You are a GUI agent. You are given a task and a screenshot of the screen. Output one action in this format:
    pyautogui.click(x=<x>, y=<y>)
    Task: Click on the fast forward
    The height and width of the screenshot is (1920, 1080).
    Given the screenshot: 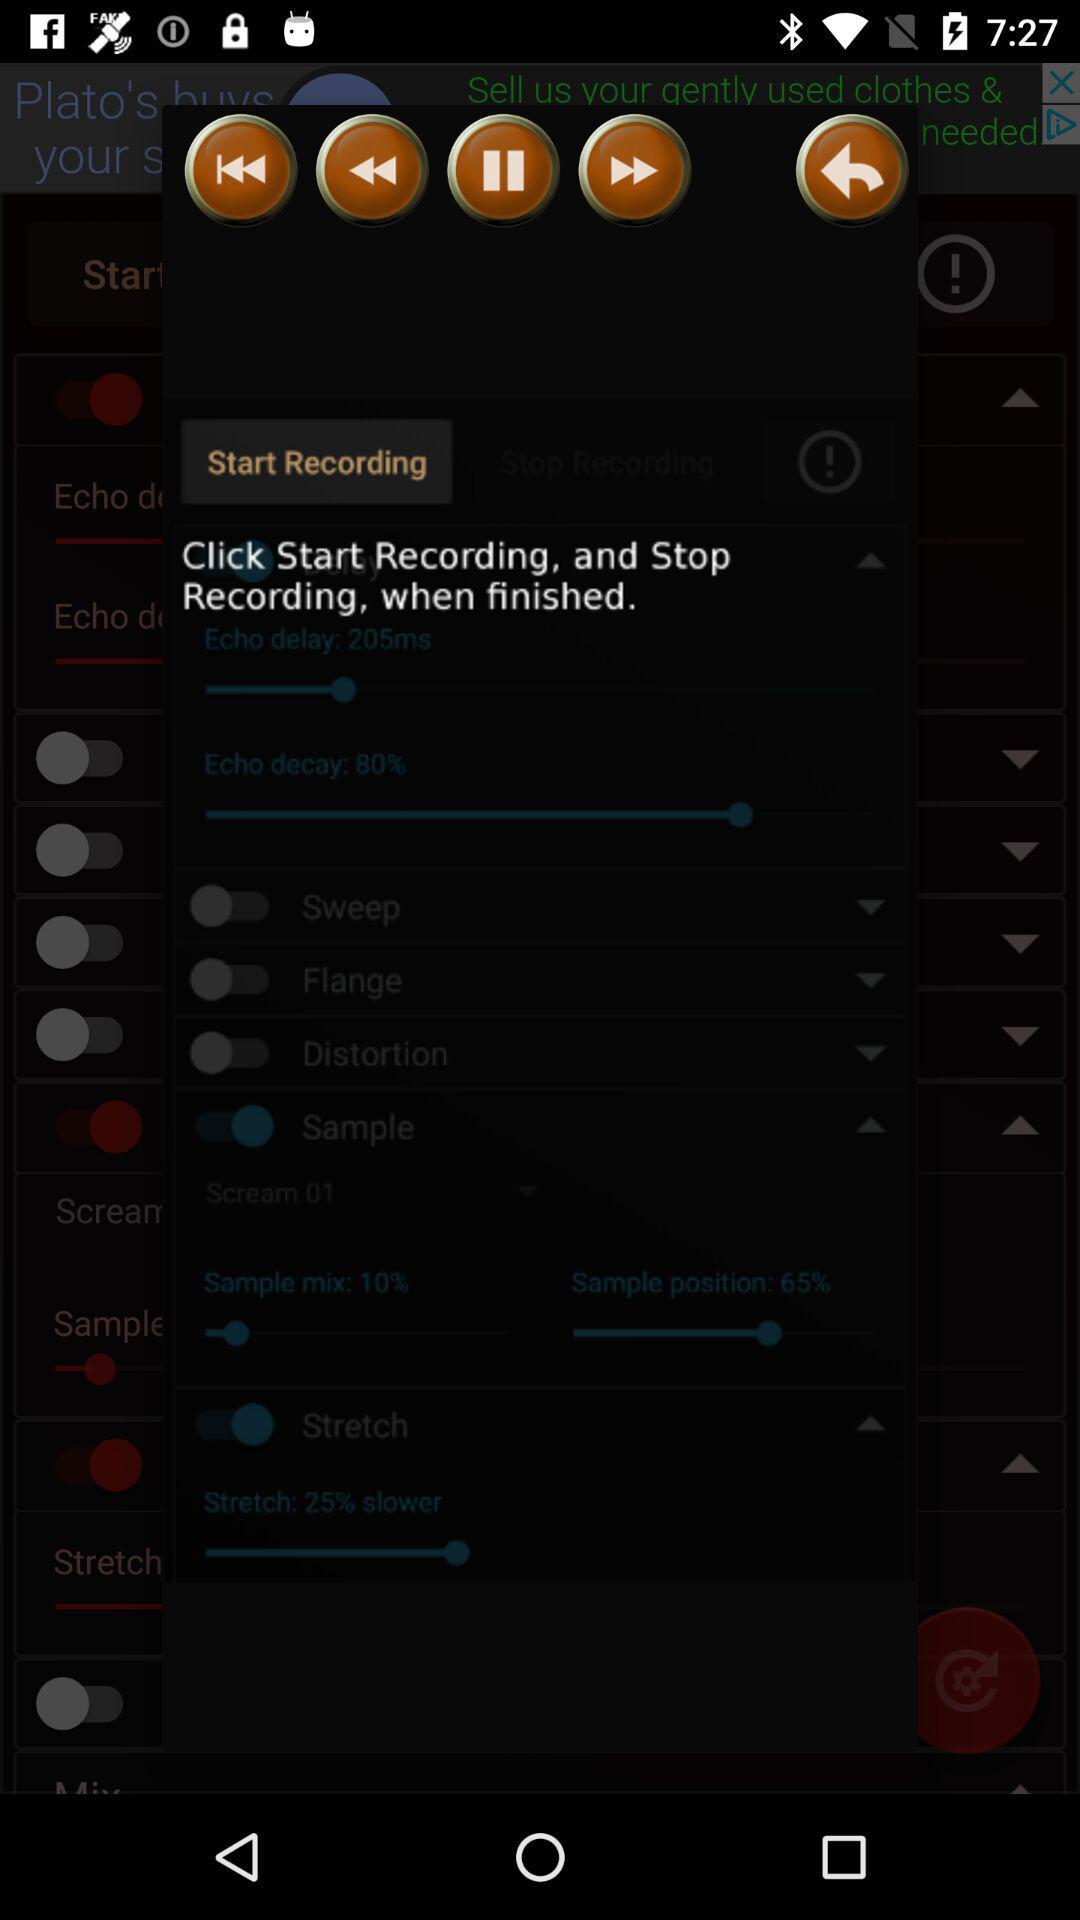 What is the action you would take?
    pyautogui.click(x=634, y=170)
    